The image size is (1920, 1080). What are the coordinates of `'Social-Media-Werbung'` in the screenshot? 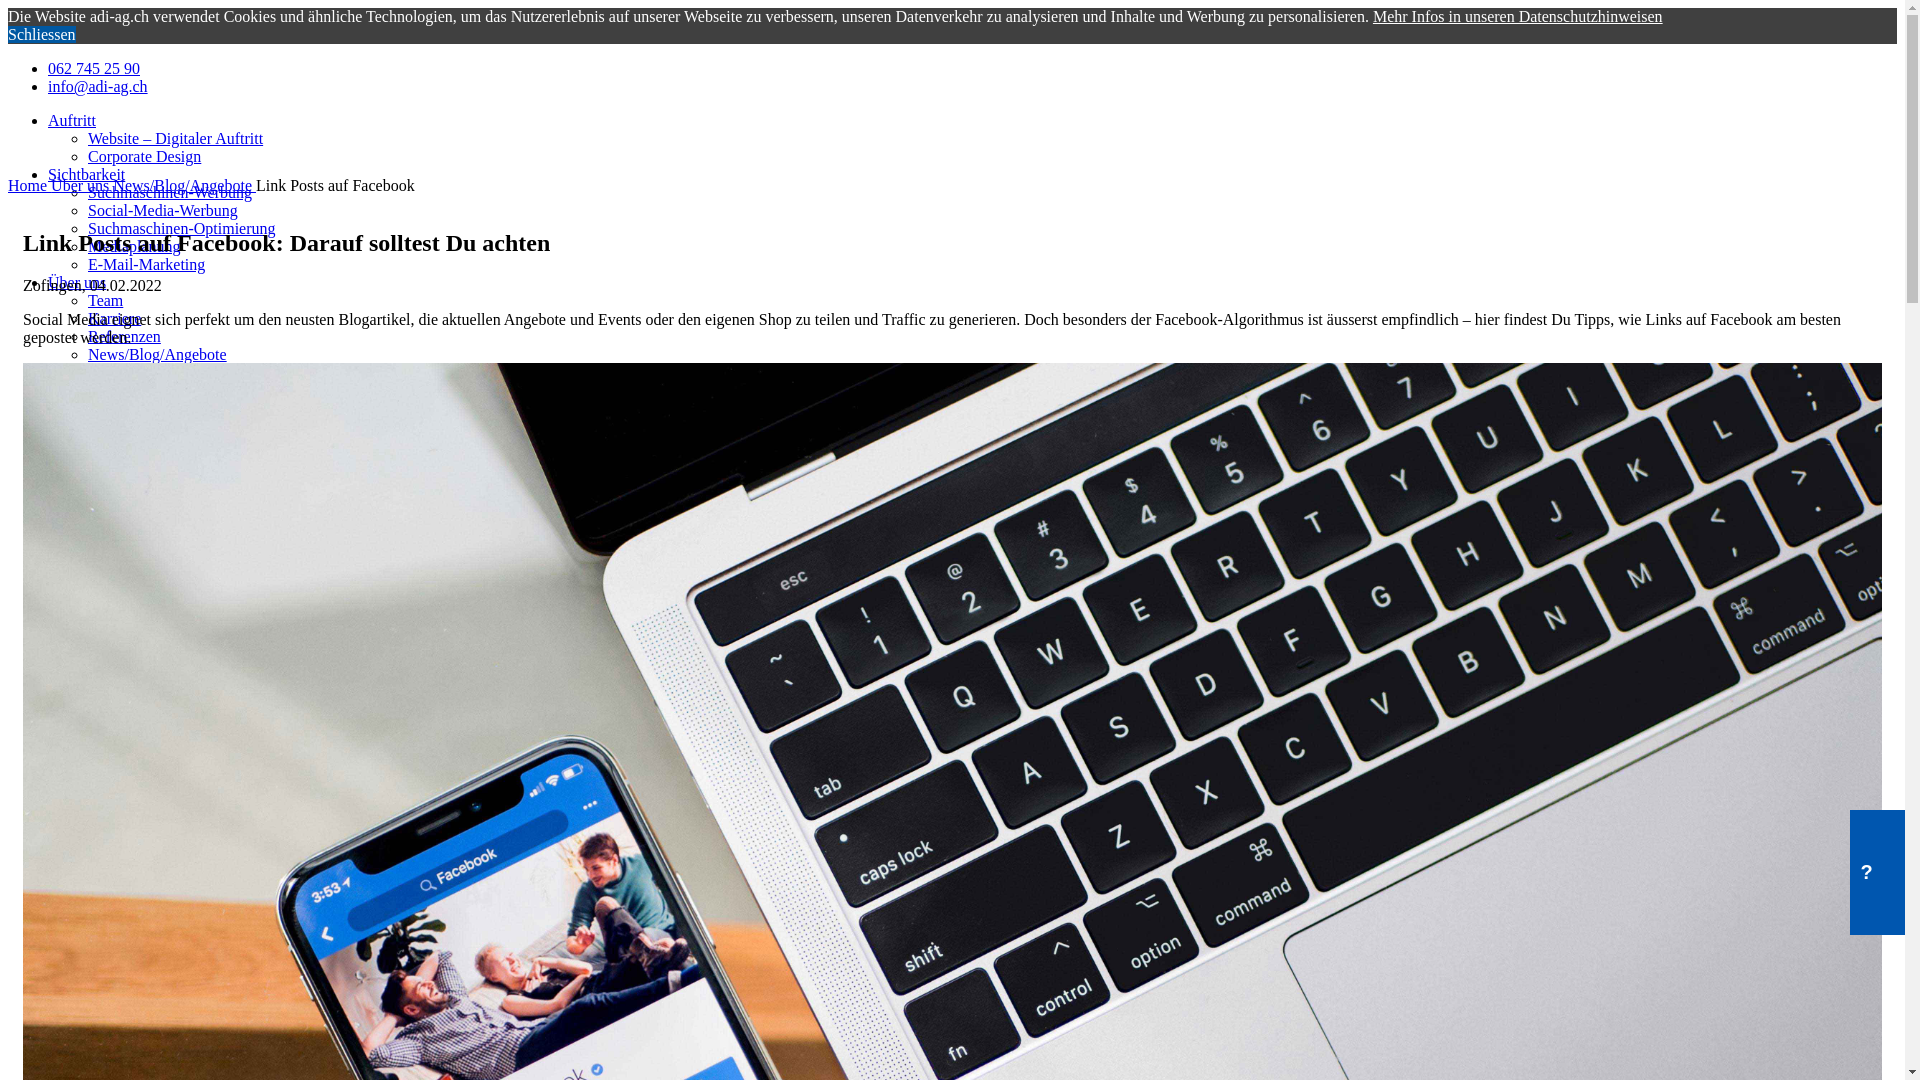 It's located at (163, 210).